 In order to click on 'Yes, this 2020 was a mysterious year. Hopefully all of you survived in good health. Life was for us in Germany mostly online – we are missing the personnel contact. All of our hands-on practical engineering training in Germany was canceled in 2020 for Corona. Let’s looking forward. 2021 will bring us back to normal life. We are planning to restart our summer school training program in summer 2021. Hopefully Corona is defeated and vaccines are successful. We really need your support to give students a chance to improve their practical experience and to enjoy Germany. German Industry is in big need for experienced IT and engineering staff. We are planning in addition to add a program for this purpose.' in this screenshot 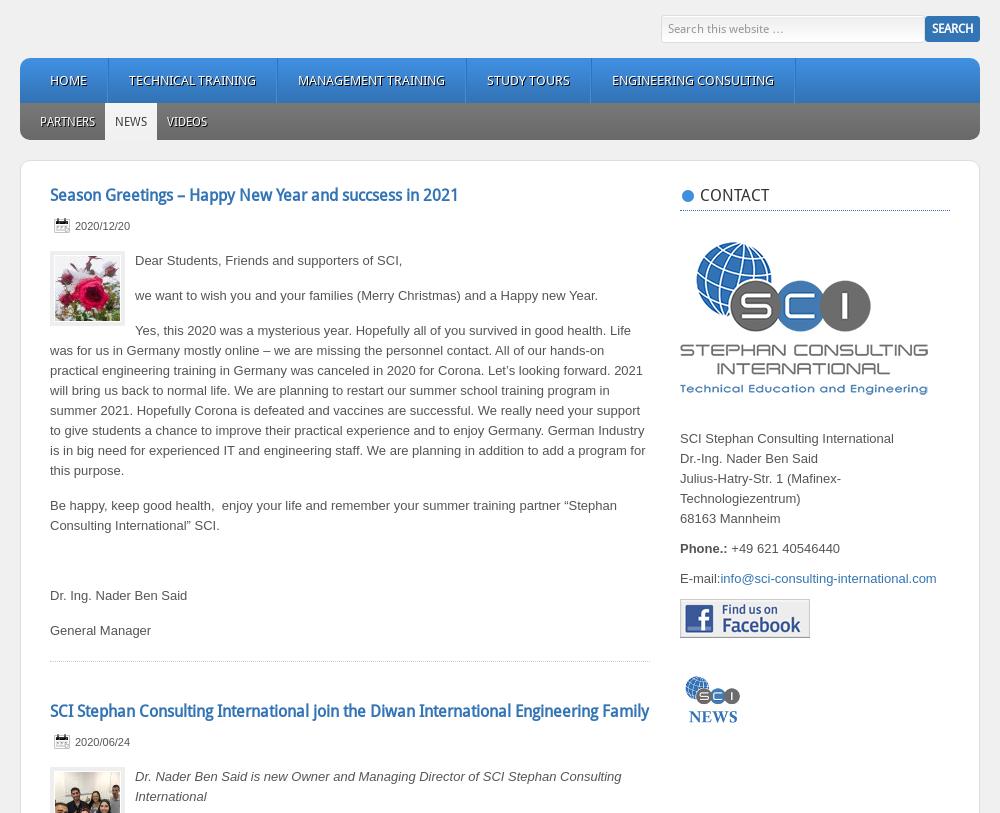, I will do `click(50, 399)`.